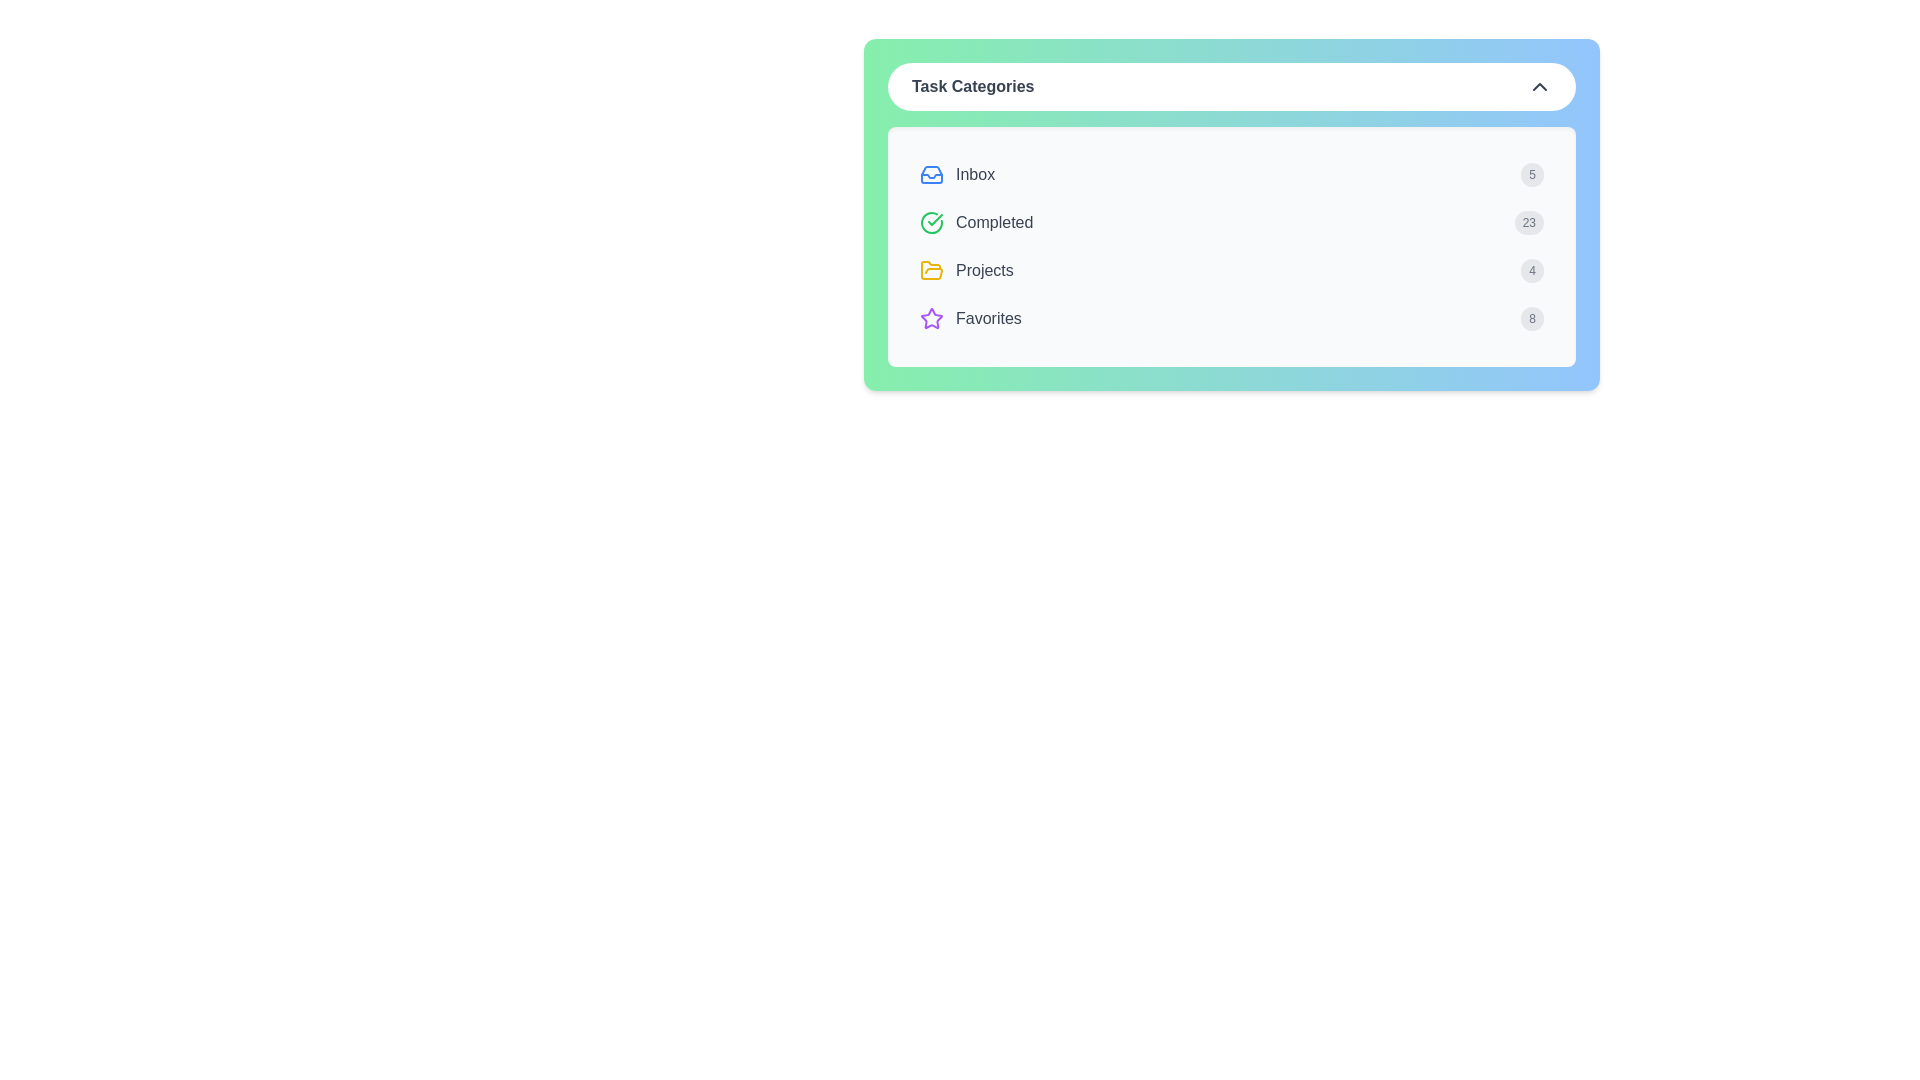 This screenshot has height=1080, width=1920. What do you see at coordinates (994, 223) in the screenshot?
I see `the Text label indicating completed tasks in the 'Task Categories' list, which is the second item after 'Inbox'` at bounding box center [994, 223].